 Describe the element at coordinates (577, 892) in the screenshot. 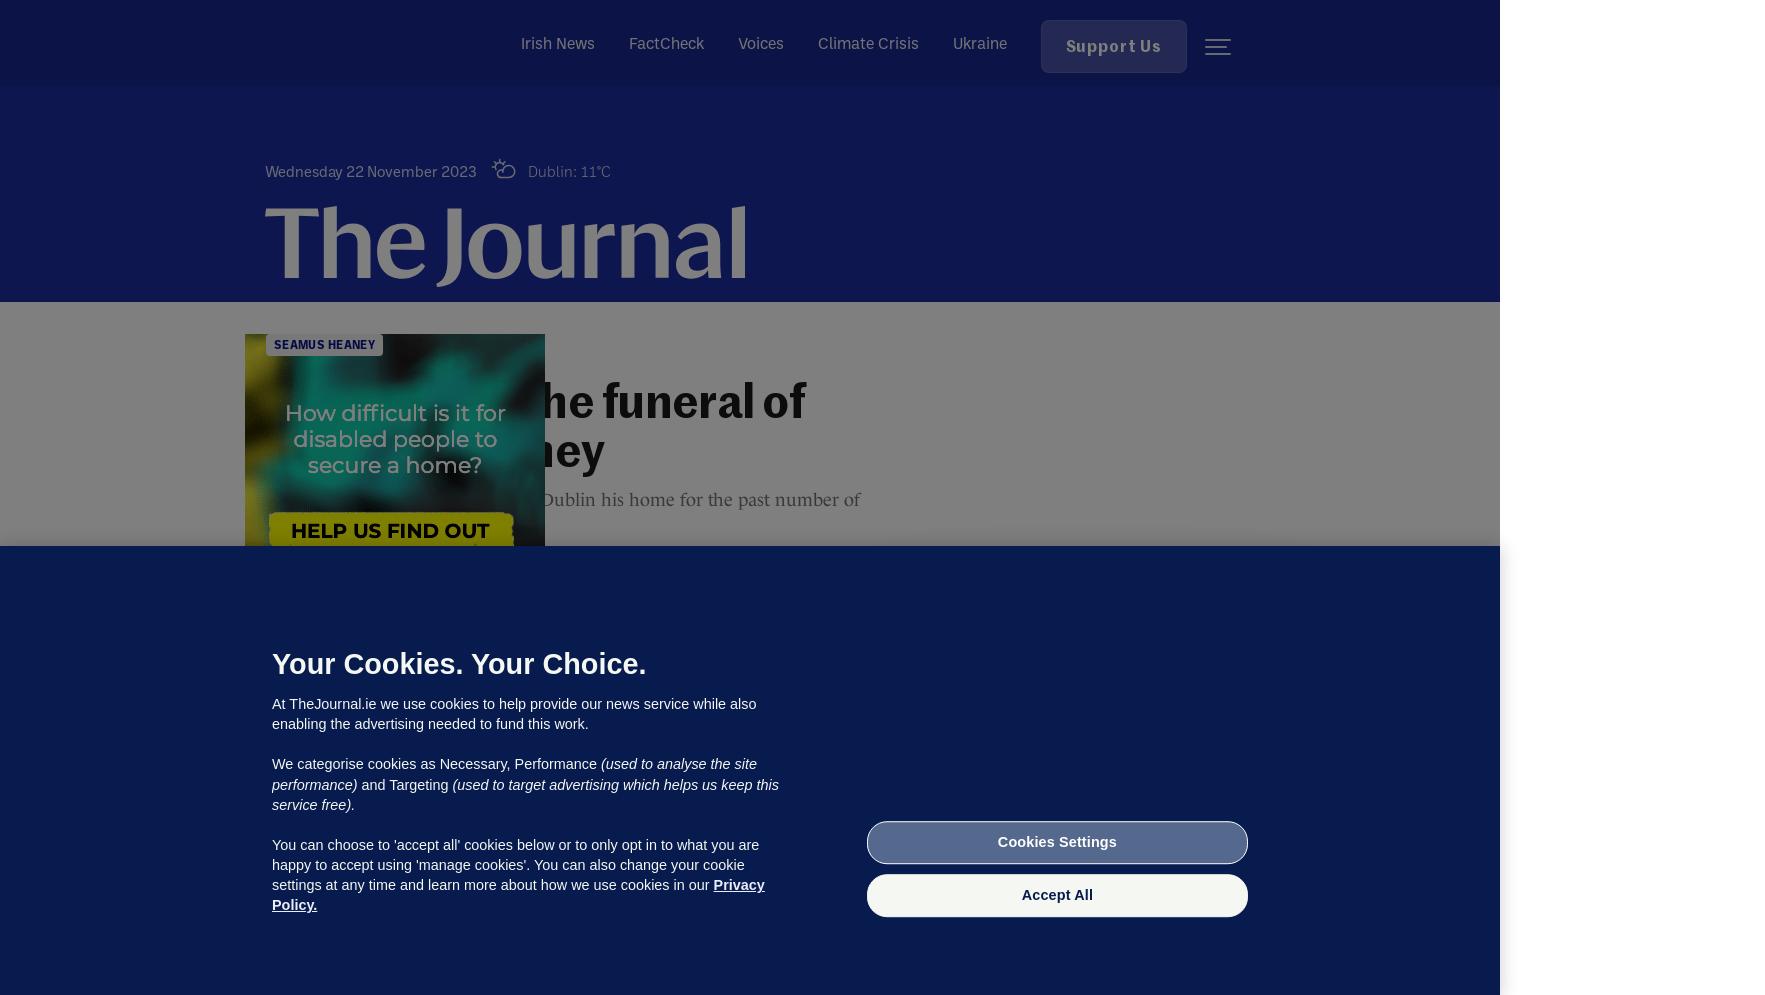

I see `'Below is a selection of images as Ireland said goodbye to one of its true literary greats.'` at that location.